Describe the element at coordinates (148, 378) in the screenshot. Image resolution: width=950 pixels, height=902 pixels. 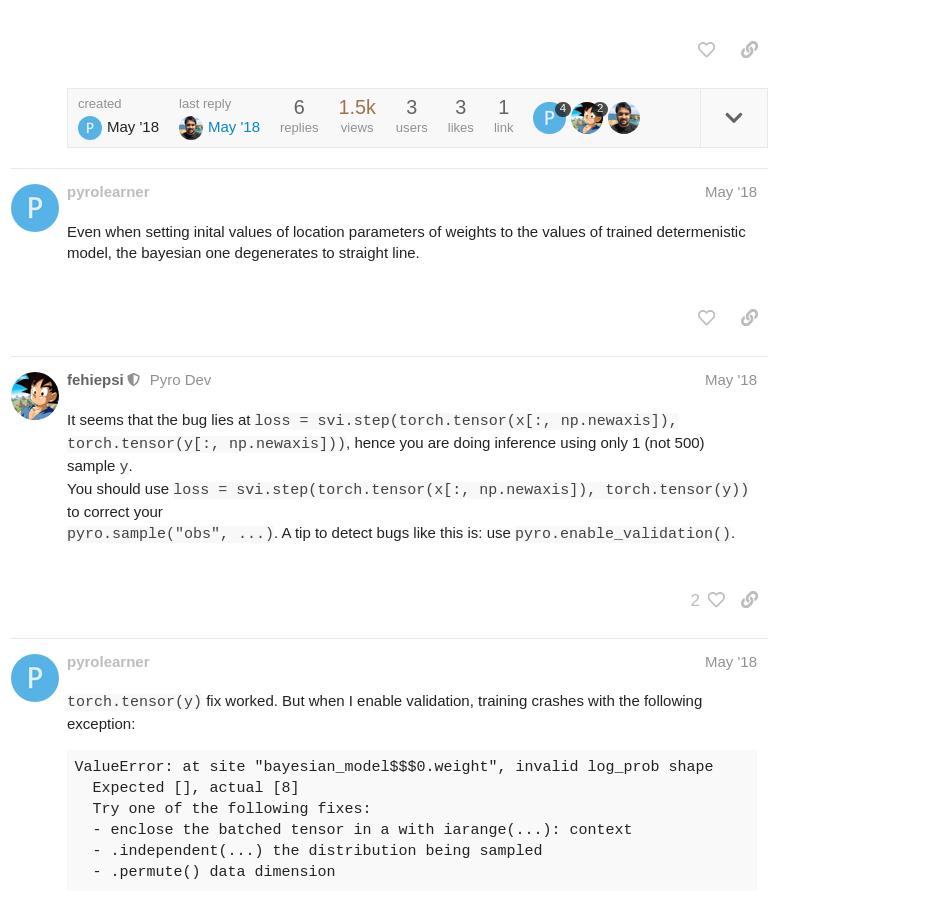
I see `'Pyro Dev'` at that location.